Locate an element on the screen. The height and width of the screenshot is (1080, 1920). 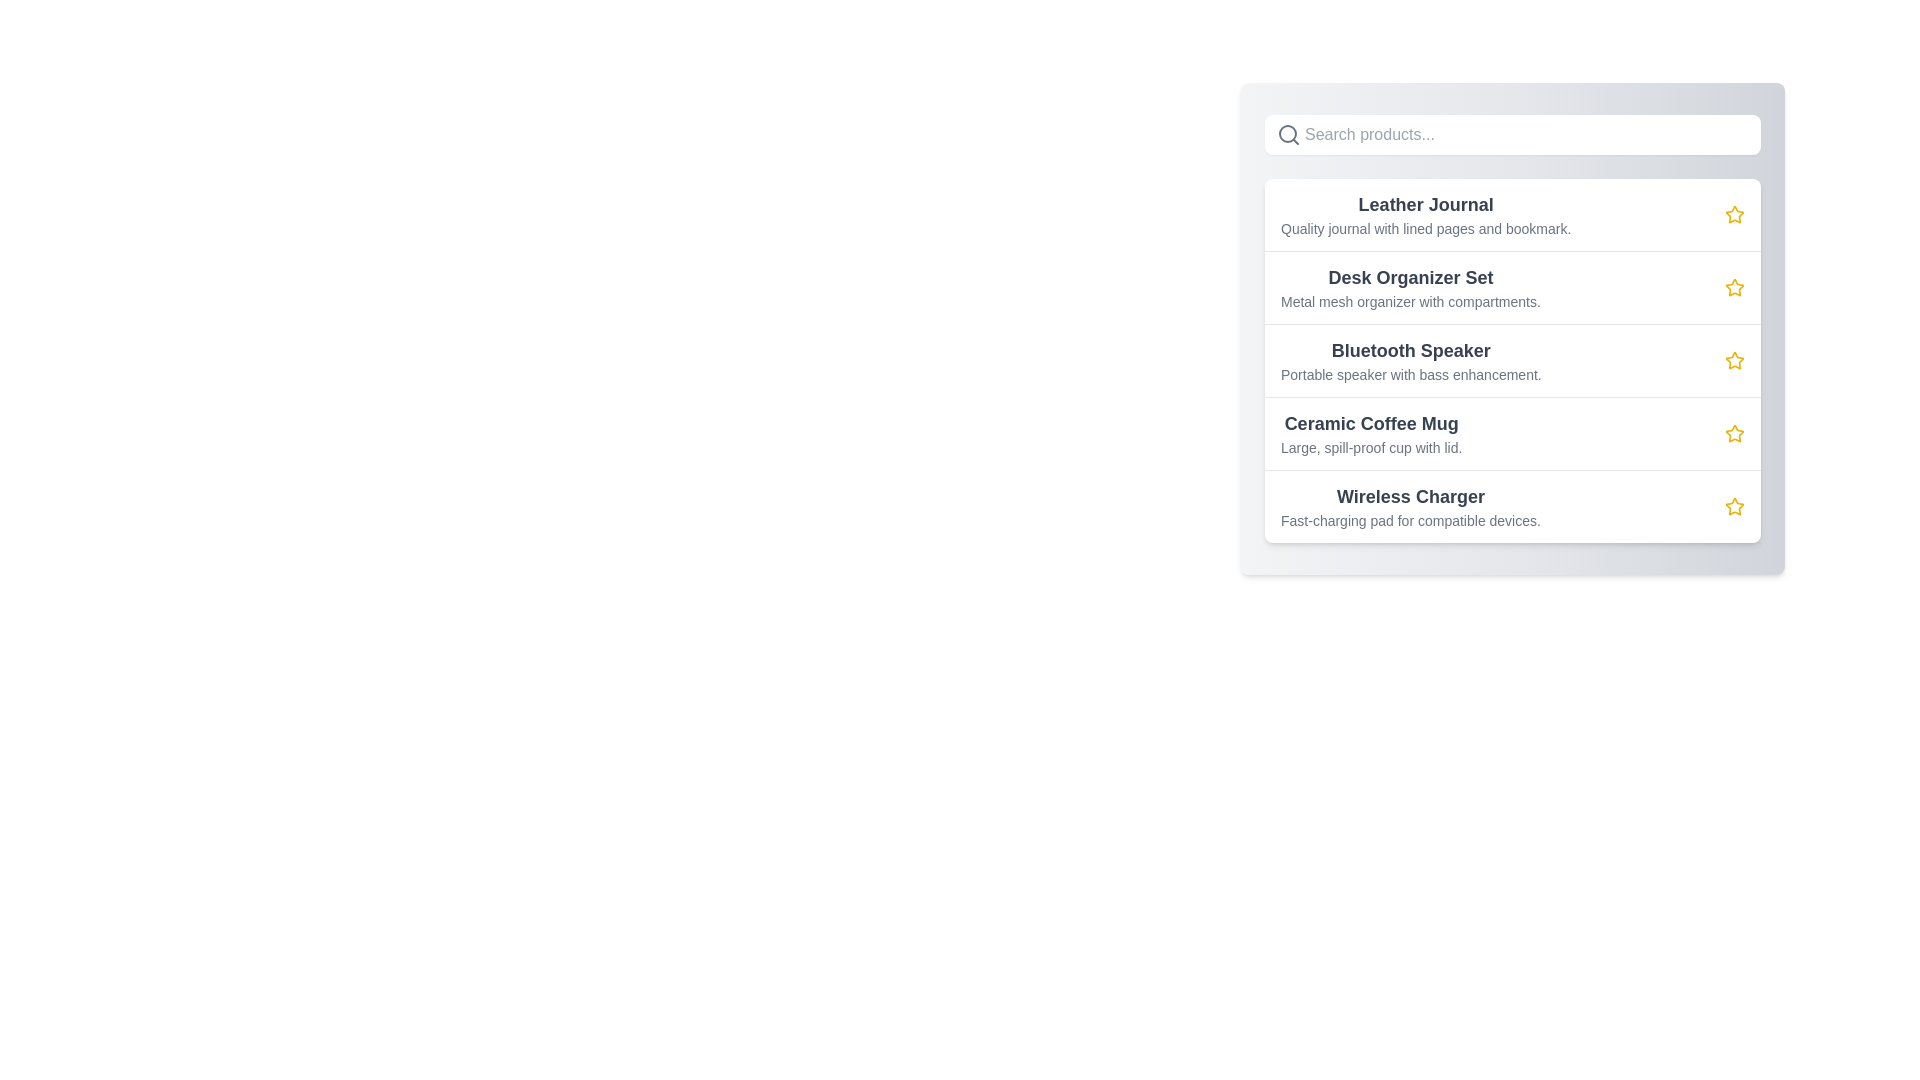
text label that serves as the title for the product entry located in the vertical list, specifically the third item between 'Desk Organizer Set' and 'Ceramic Coffee Mug' is located at coordinates (1410, 350).